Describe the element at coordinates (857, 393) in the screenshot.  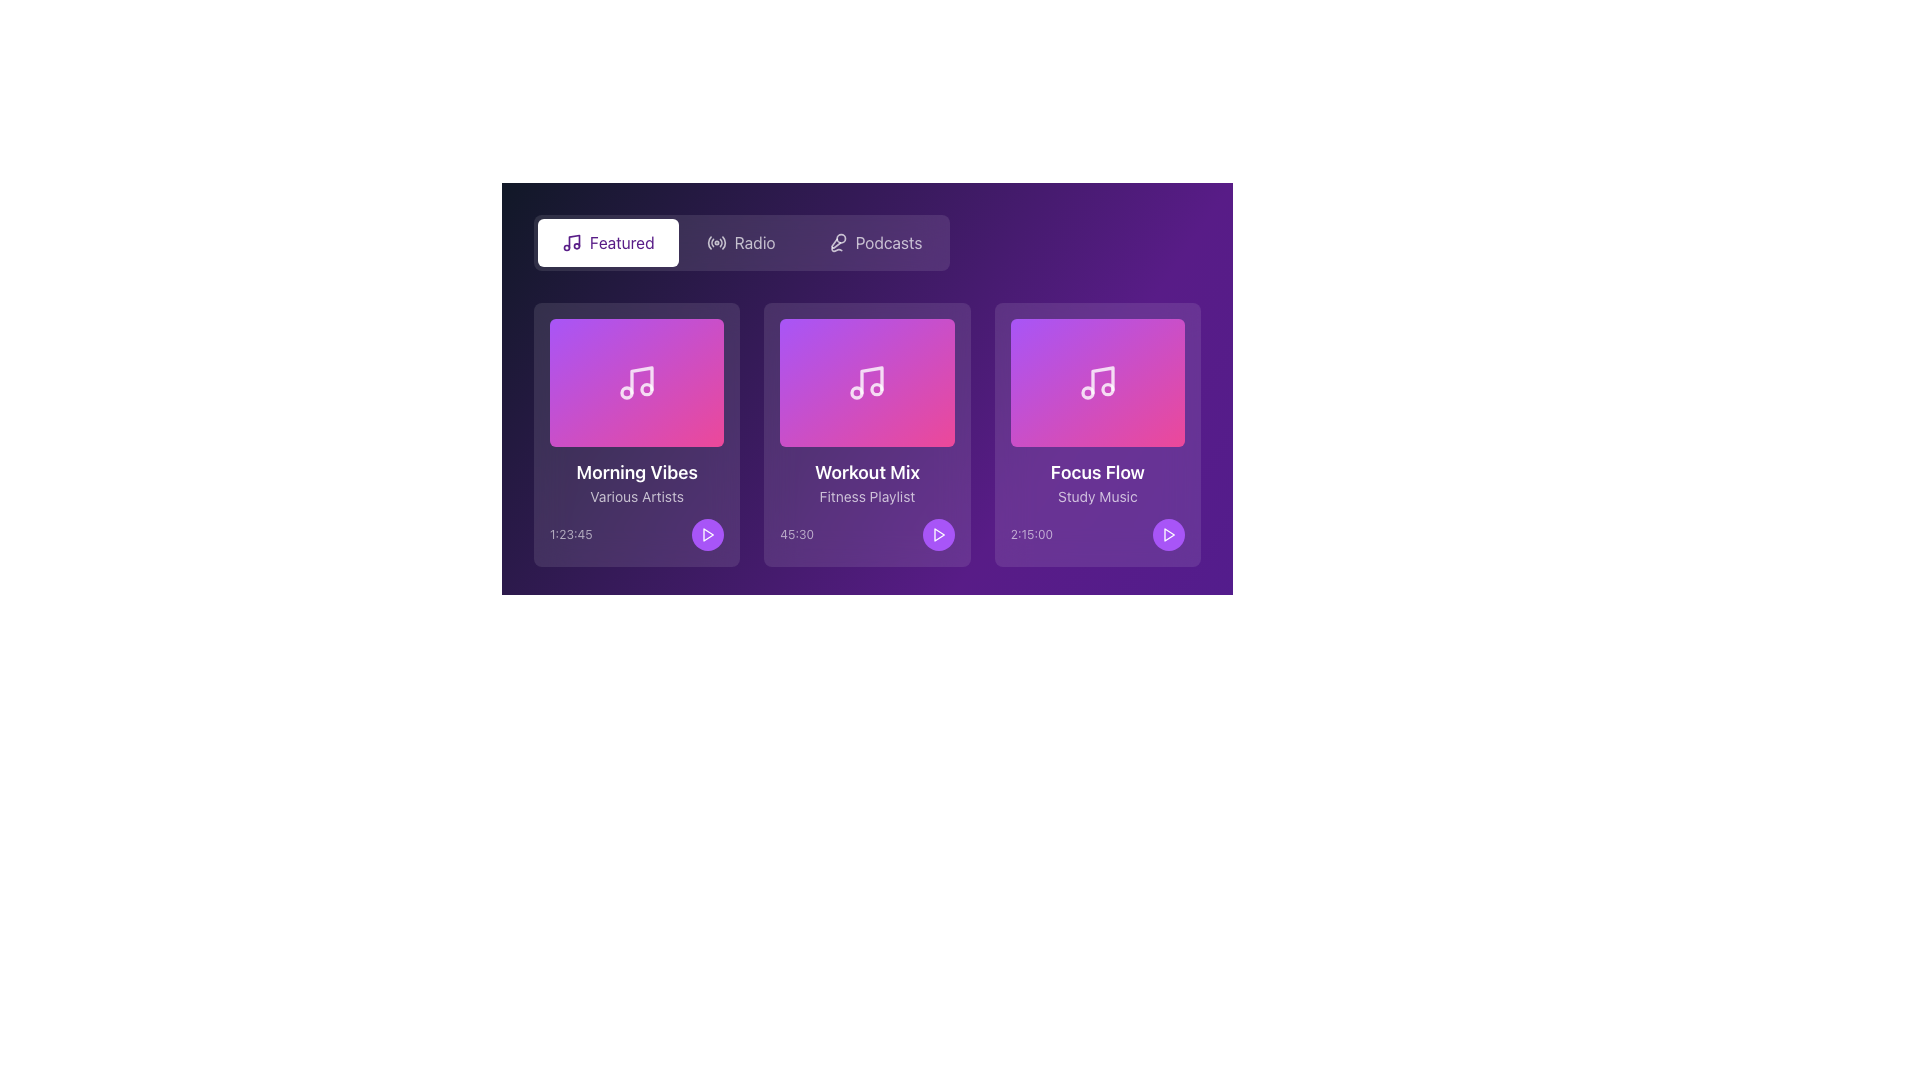
I see `the left circle of the music note icon within the 'Workout Mix' card` at that location.